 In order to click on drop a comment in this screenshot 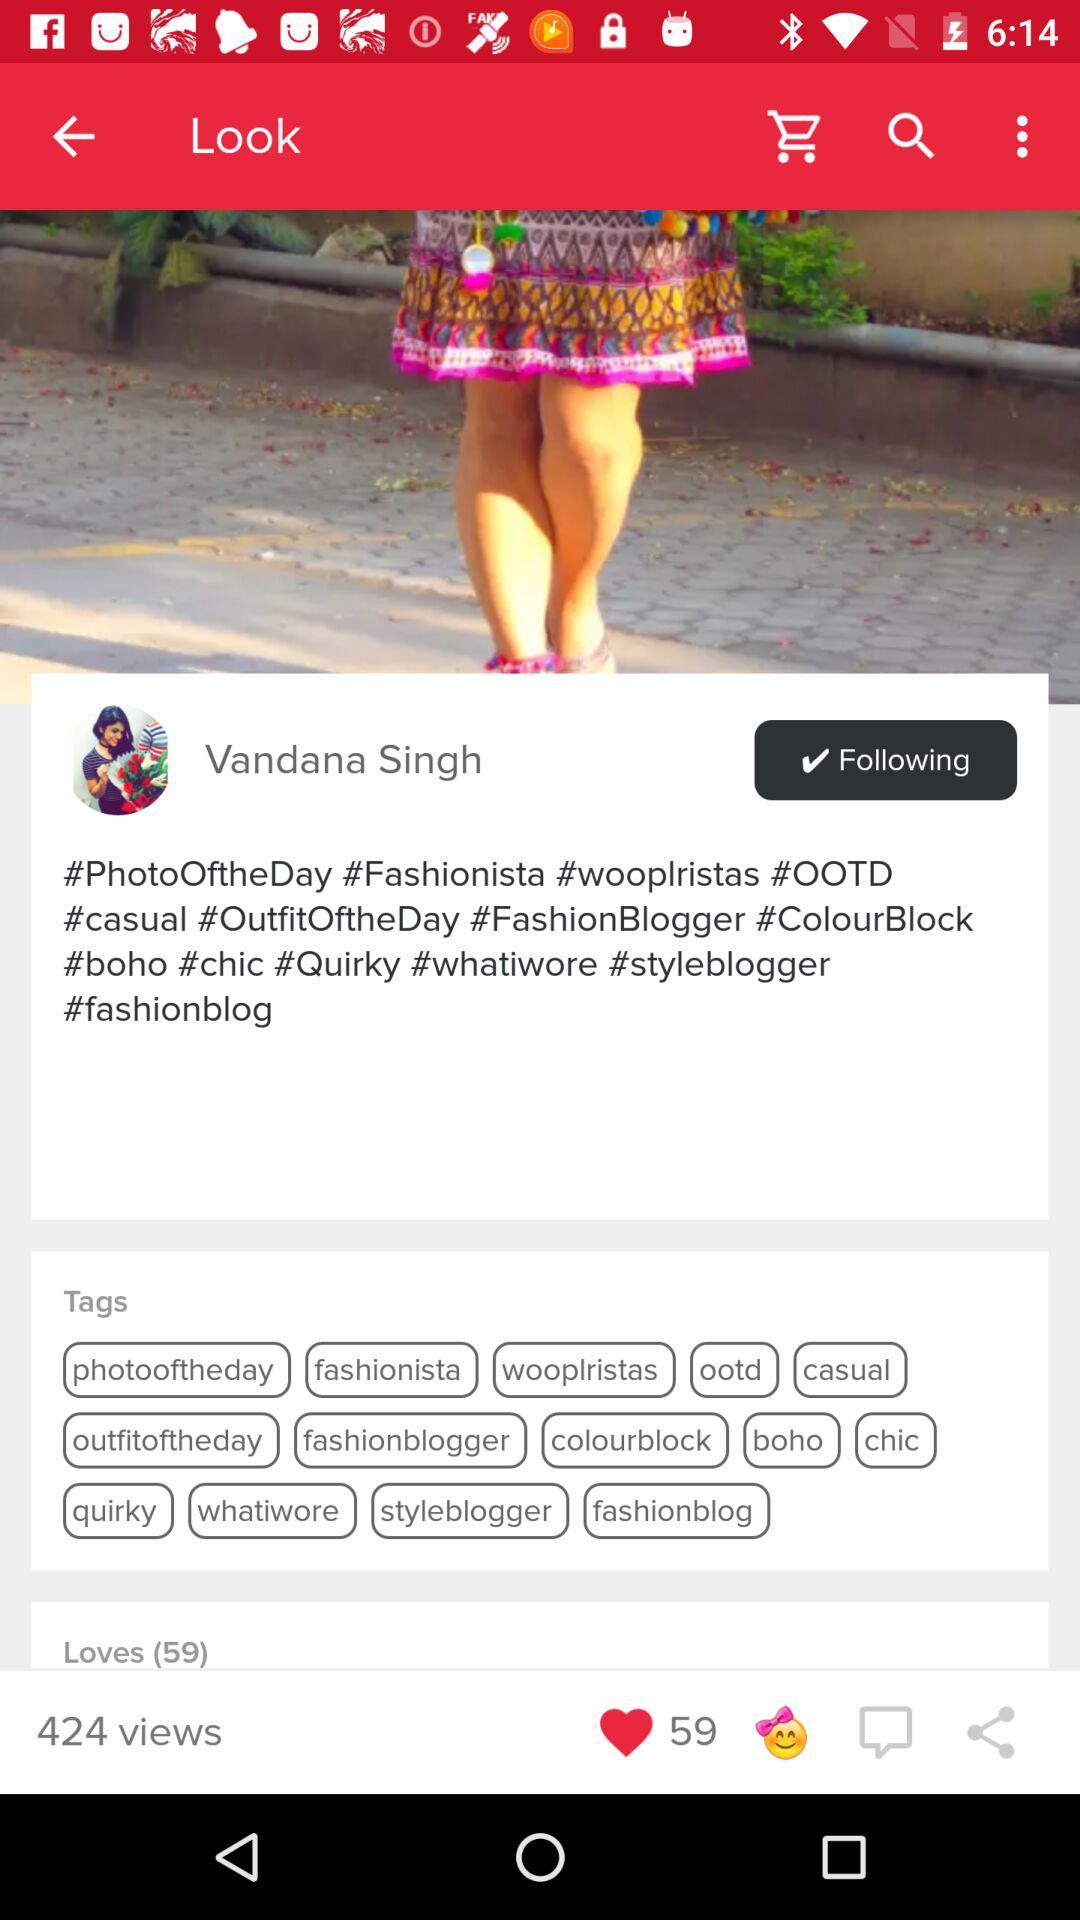, I will do `click(884, 1731)`.